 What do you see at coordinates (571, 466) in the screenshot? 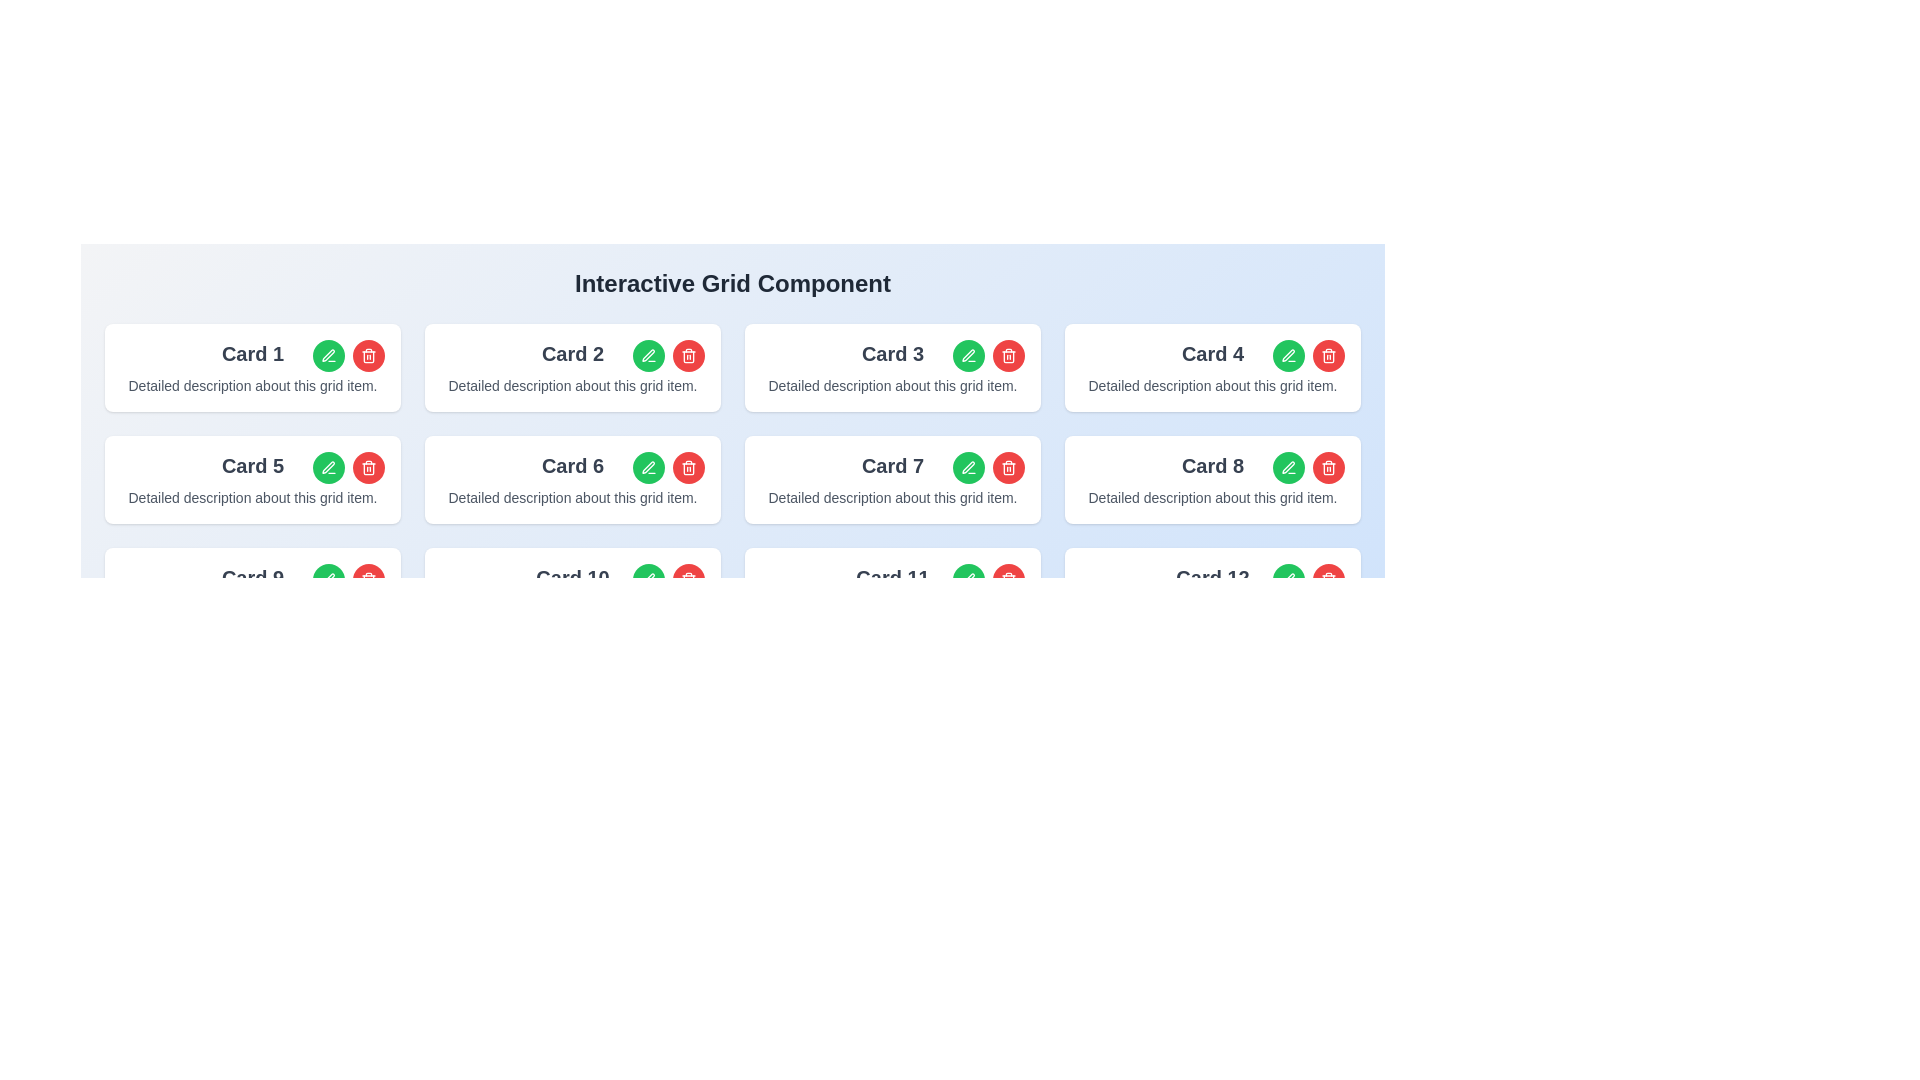
I see `the text label displaying 'Card 6', which is styled with a bold font and dark gray color, located at the top-left section of the sixth card in the grid` at bounding box center [571, 466].